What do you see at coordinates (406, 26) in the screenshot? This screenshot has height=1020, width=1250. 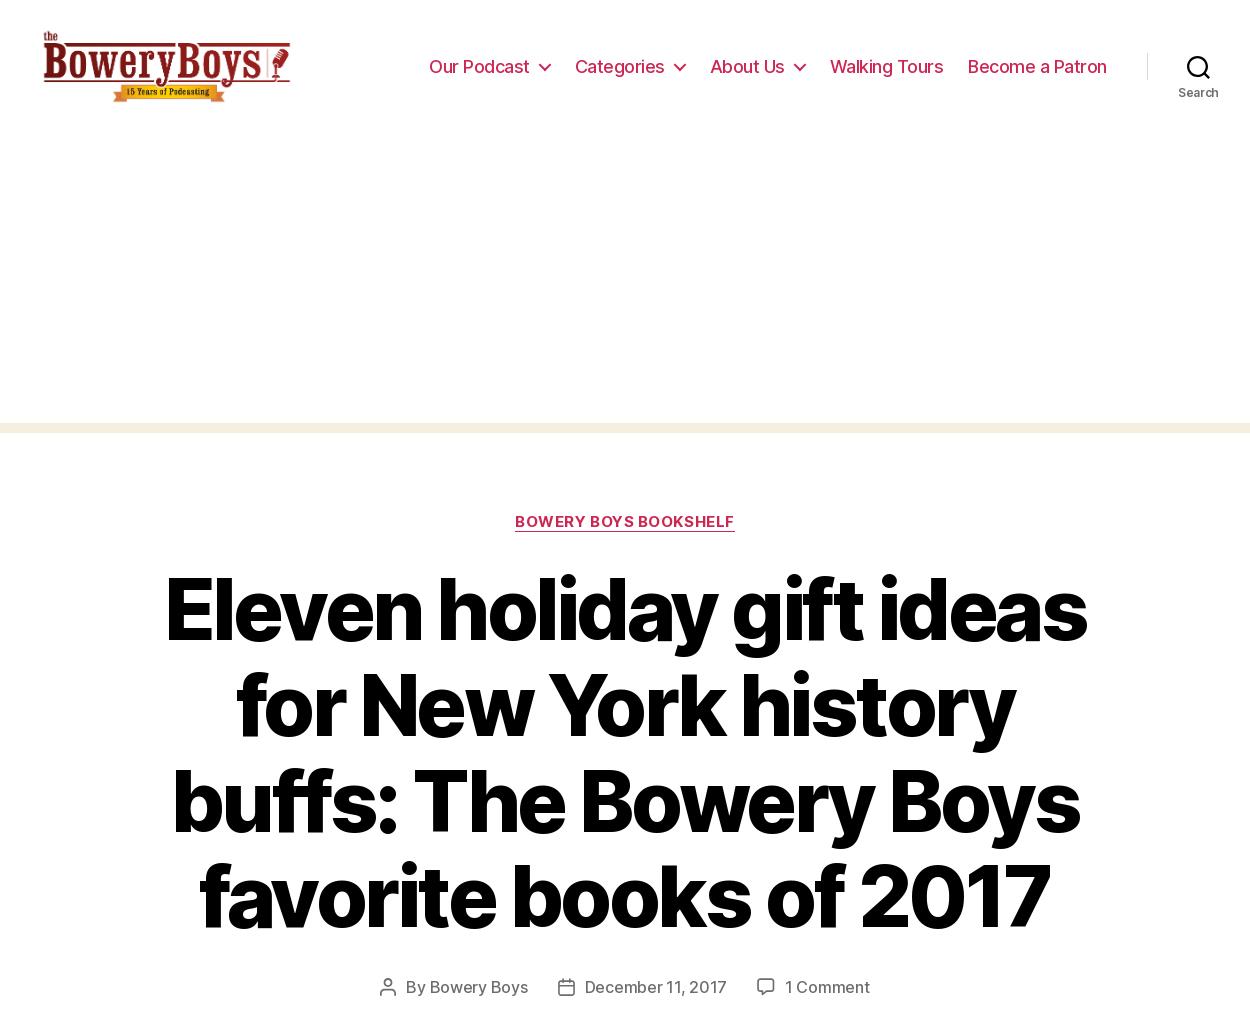 I see `'Brad Marcus'` at bounding box center [406, 26].